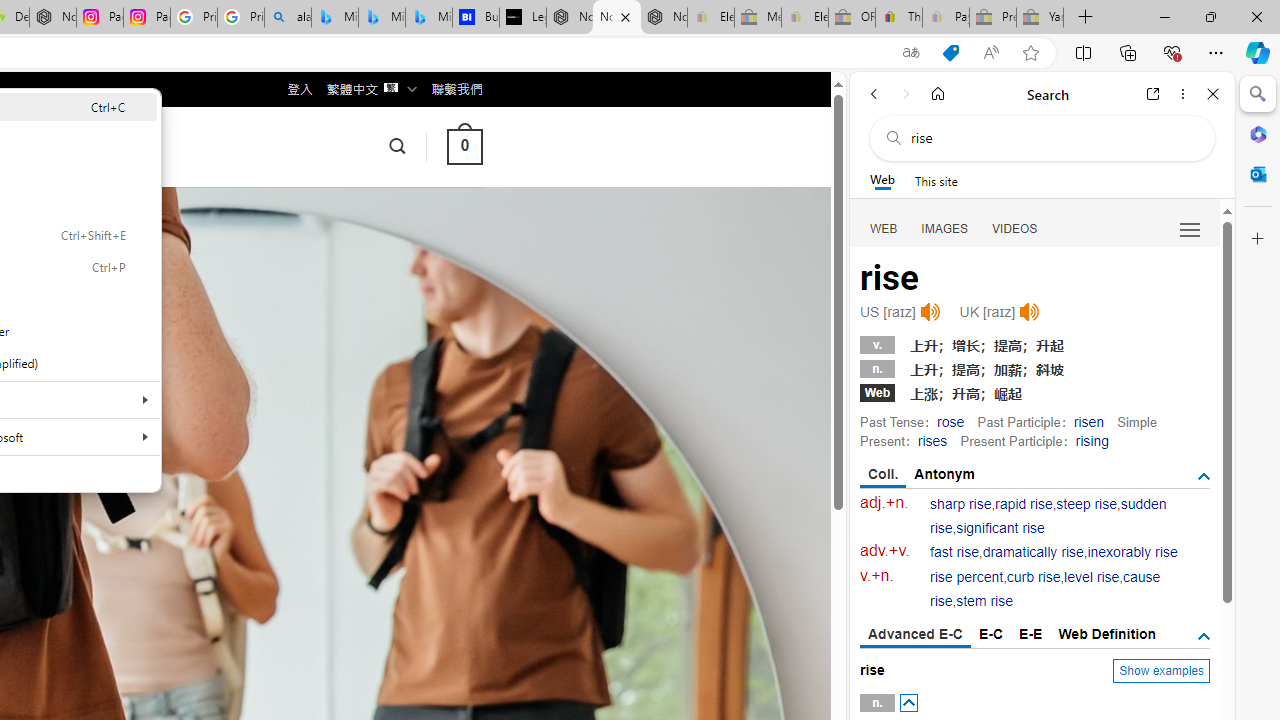  Describe the element at coordinates (935, 180) in the screenshot. I see `'This site scope'` at that location.